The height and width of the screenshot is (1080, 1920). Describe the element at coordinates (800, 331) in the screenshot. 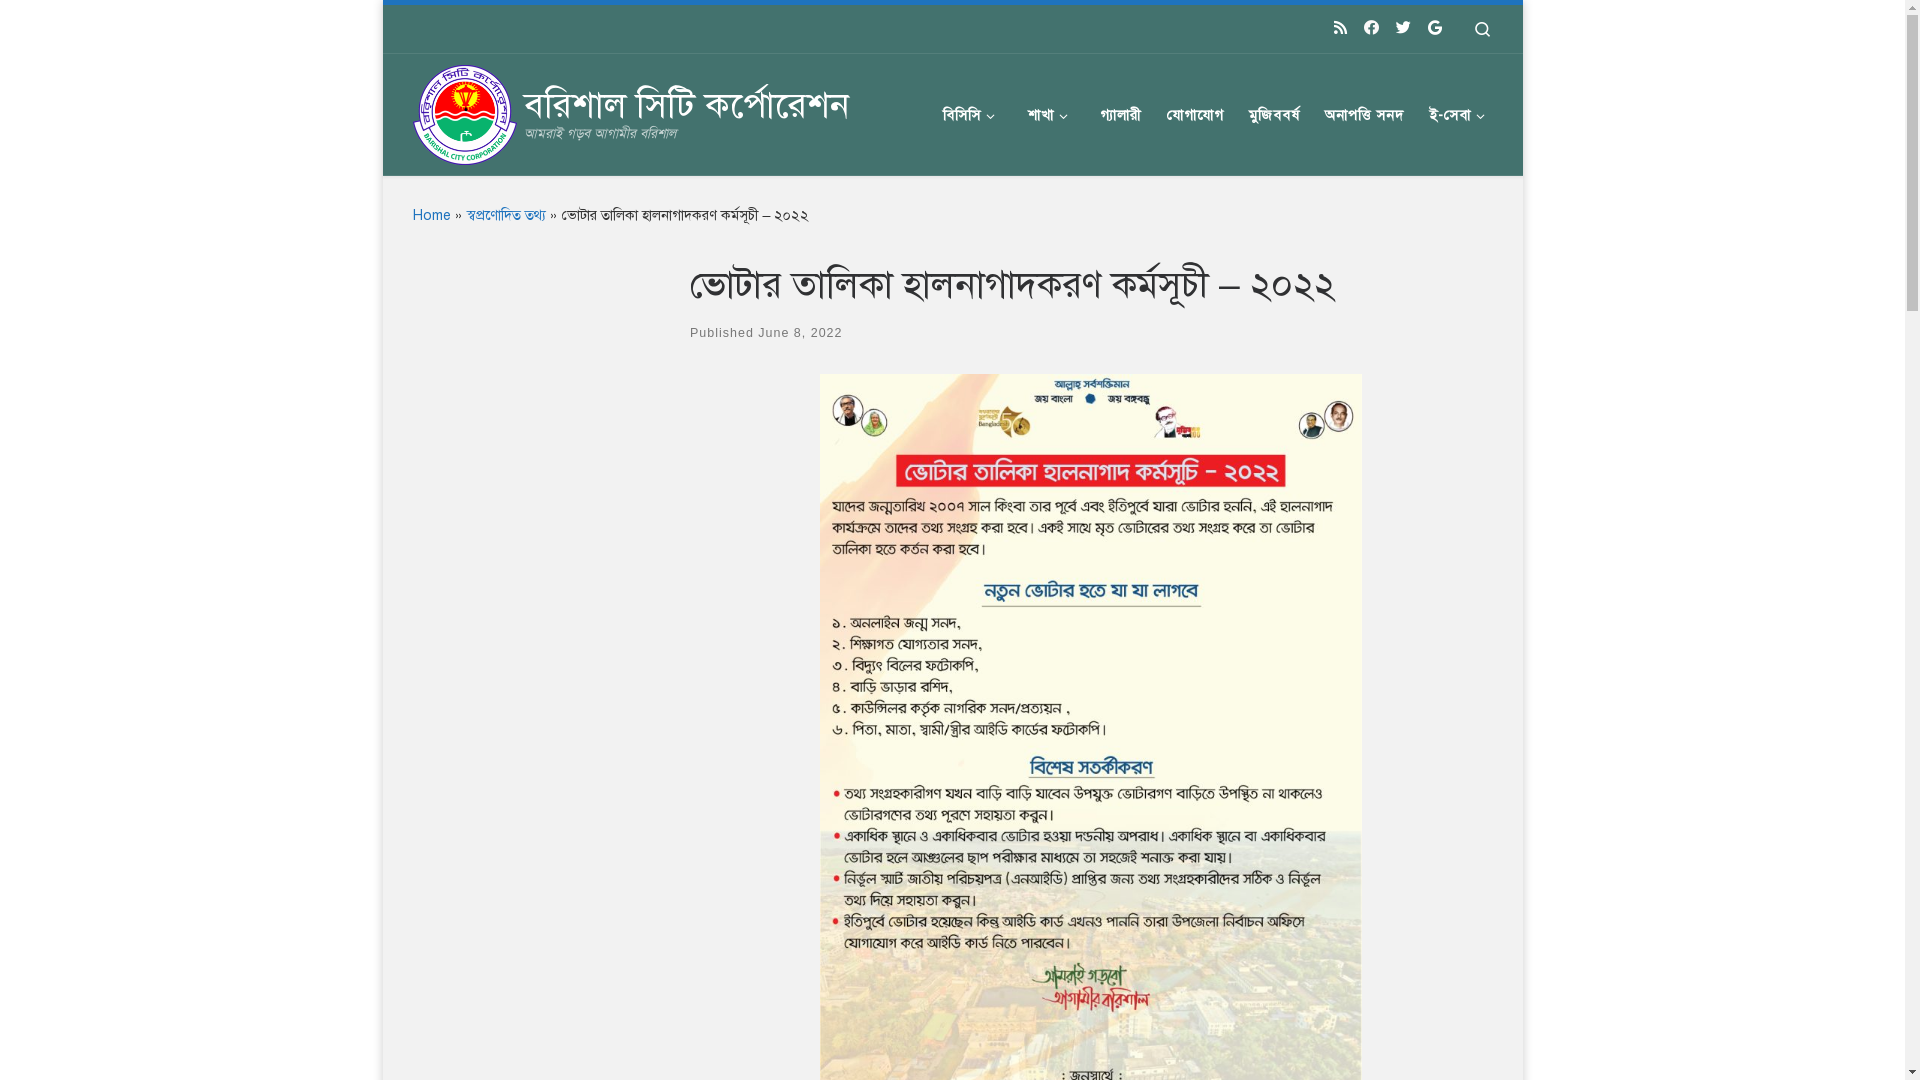

I see `'June 8, 2022'` at that location.